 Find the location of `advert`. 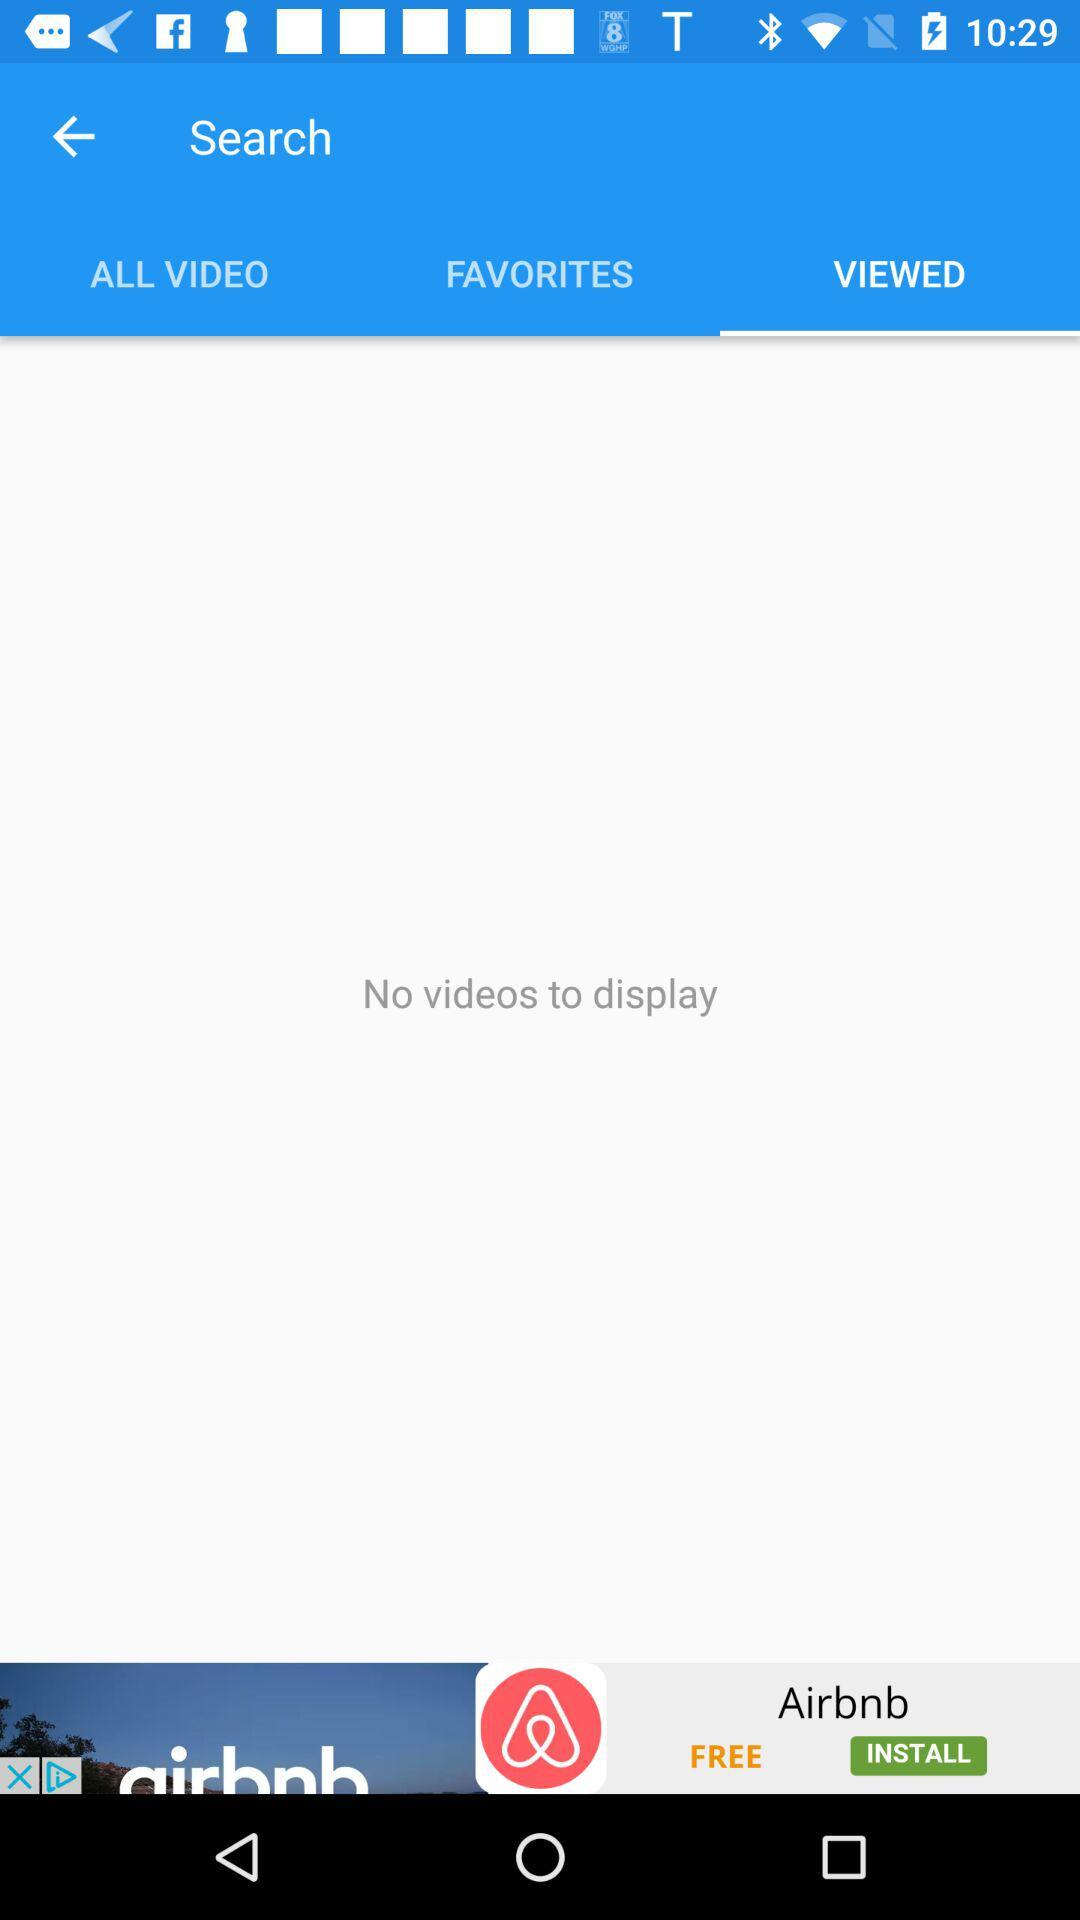

advert is located at coordinates (540, 1727).